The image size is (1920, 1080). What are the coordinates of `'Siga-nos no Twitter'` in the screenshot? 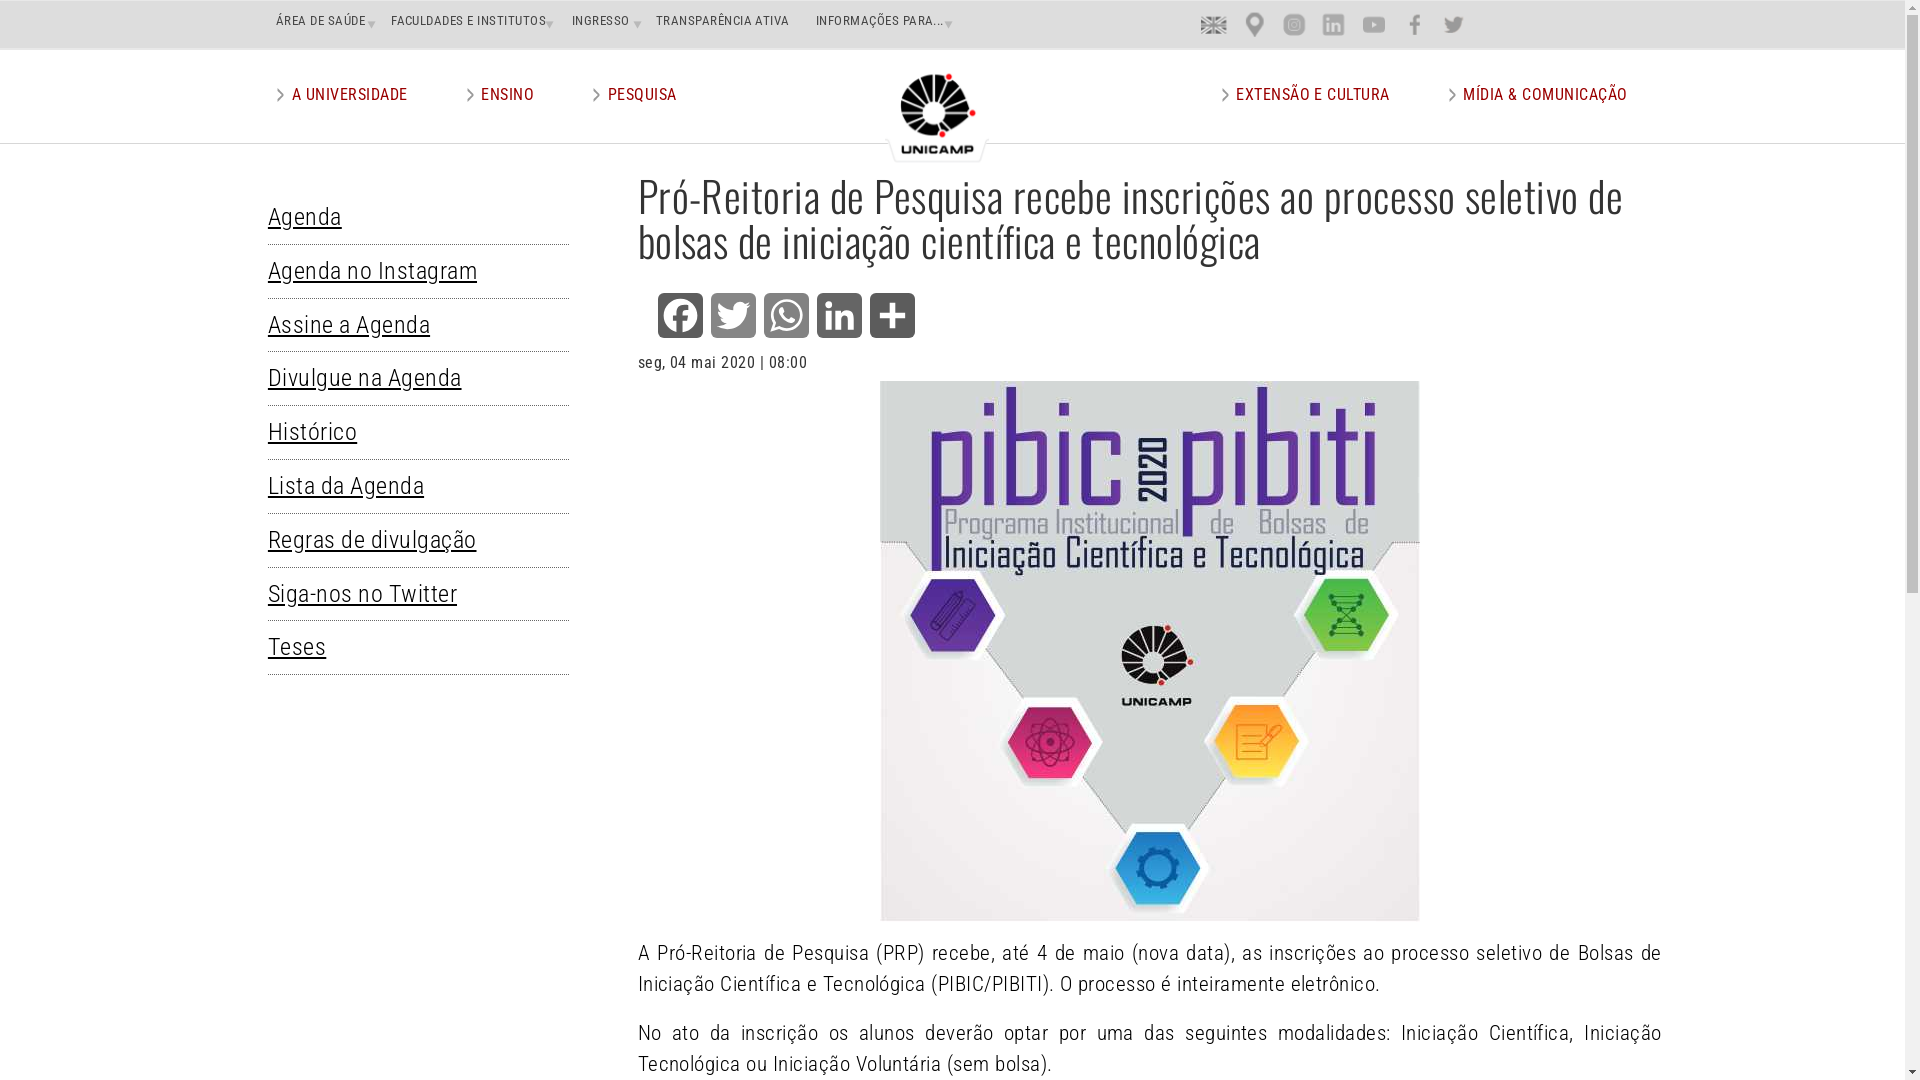 It's located at (372, 593).